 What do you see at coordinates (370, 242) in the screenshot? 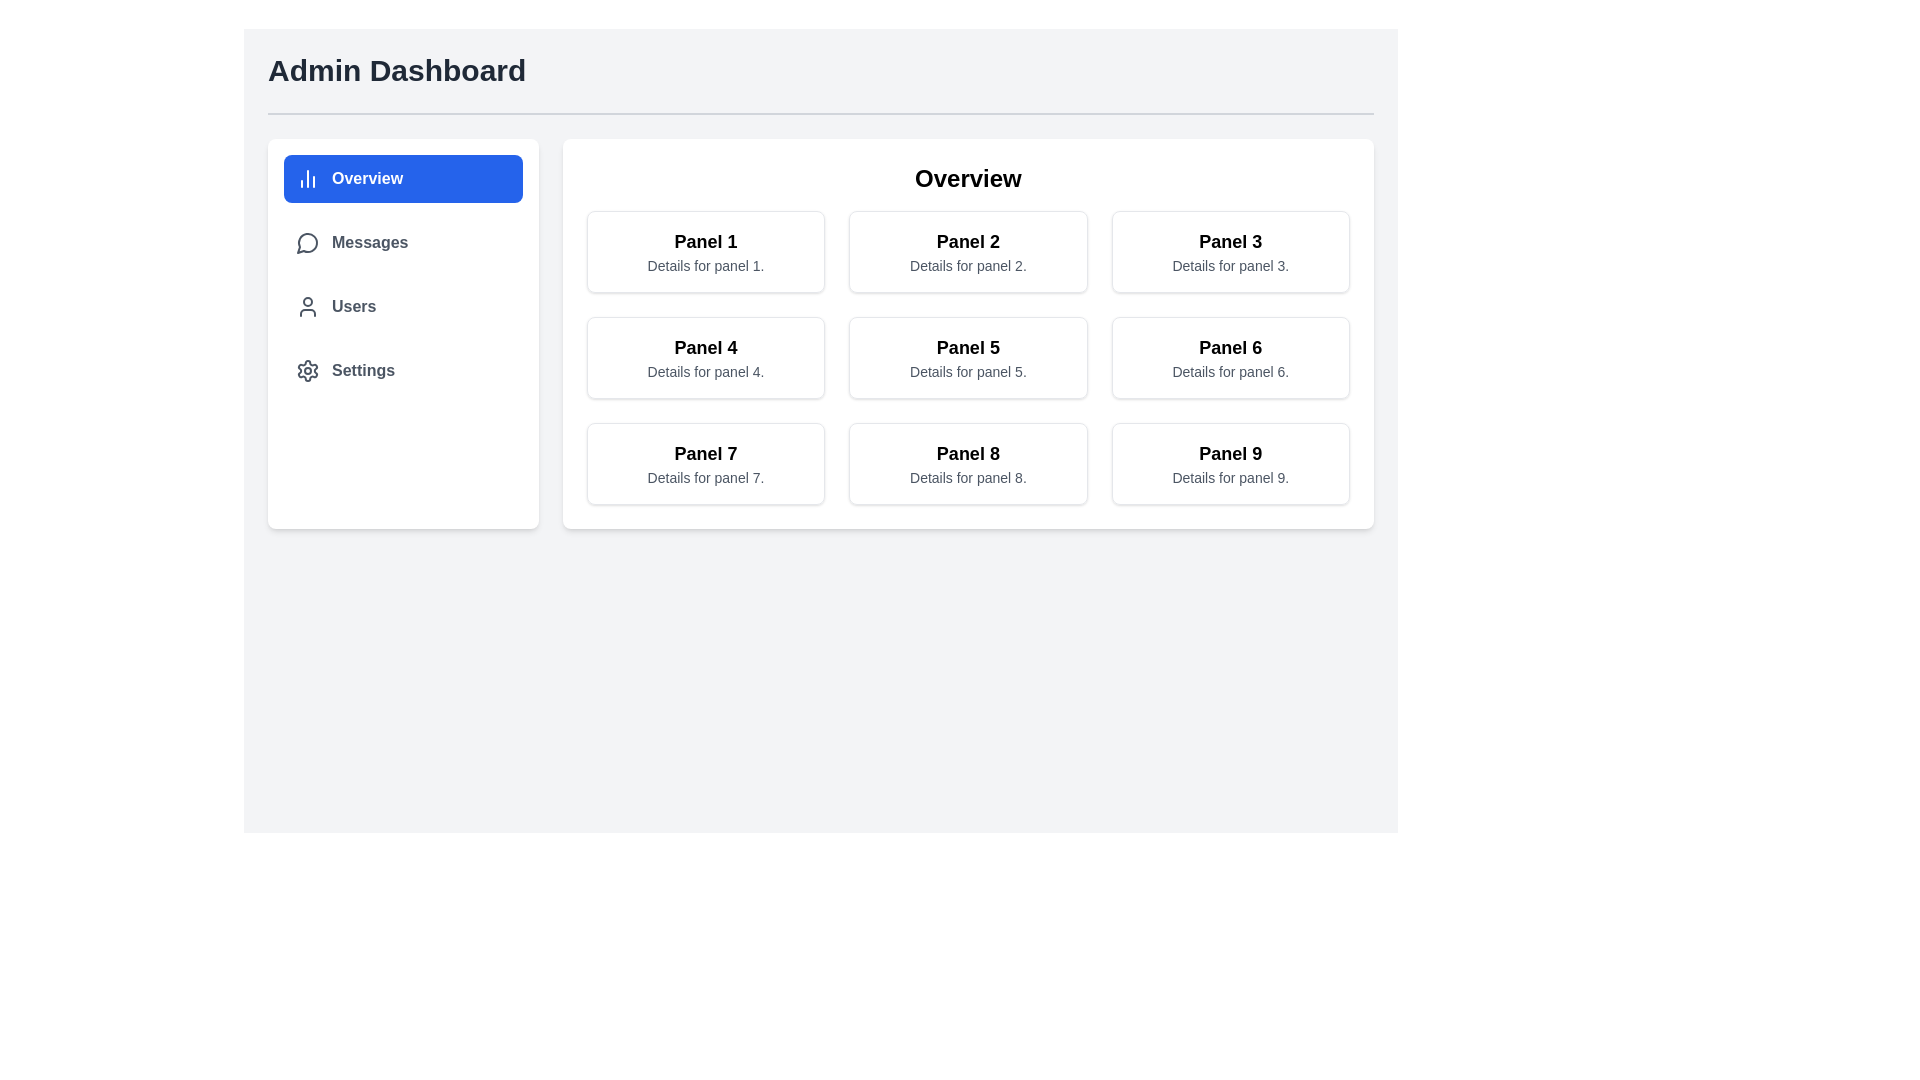
I see `label of the navigation item for messages located in the sidebar menu, positioned below 'Overview' and above 'Users', with a speech bubble icon prefix` at bounding box center [370, 242].